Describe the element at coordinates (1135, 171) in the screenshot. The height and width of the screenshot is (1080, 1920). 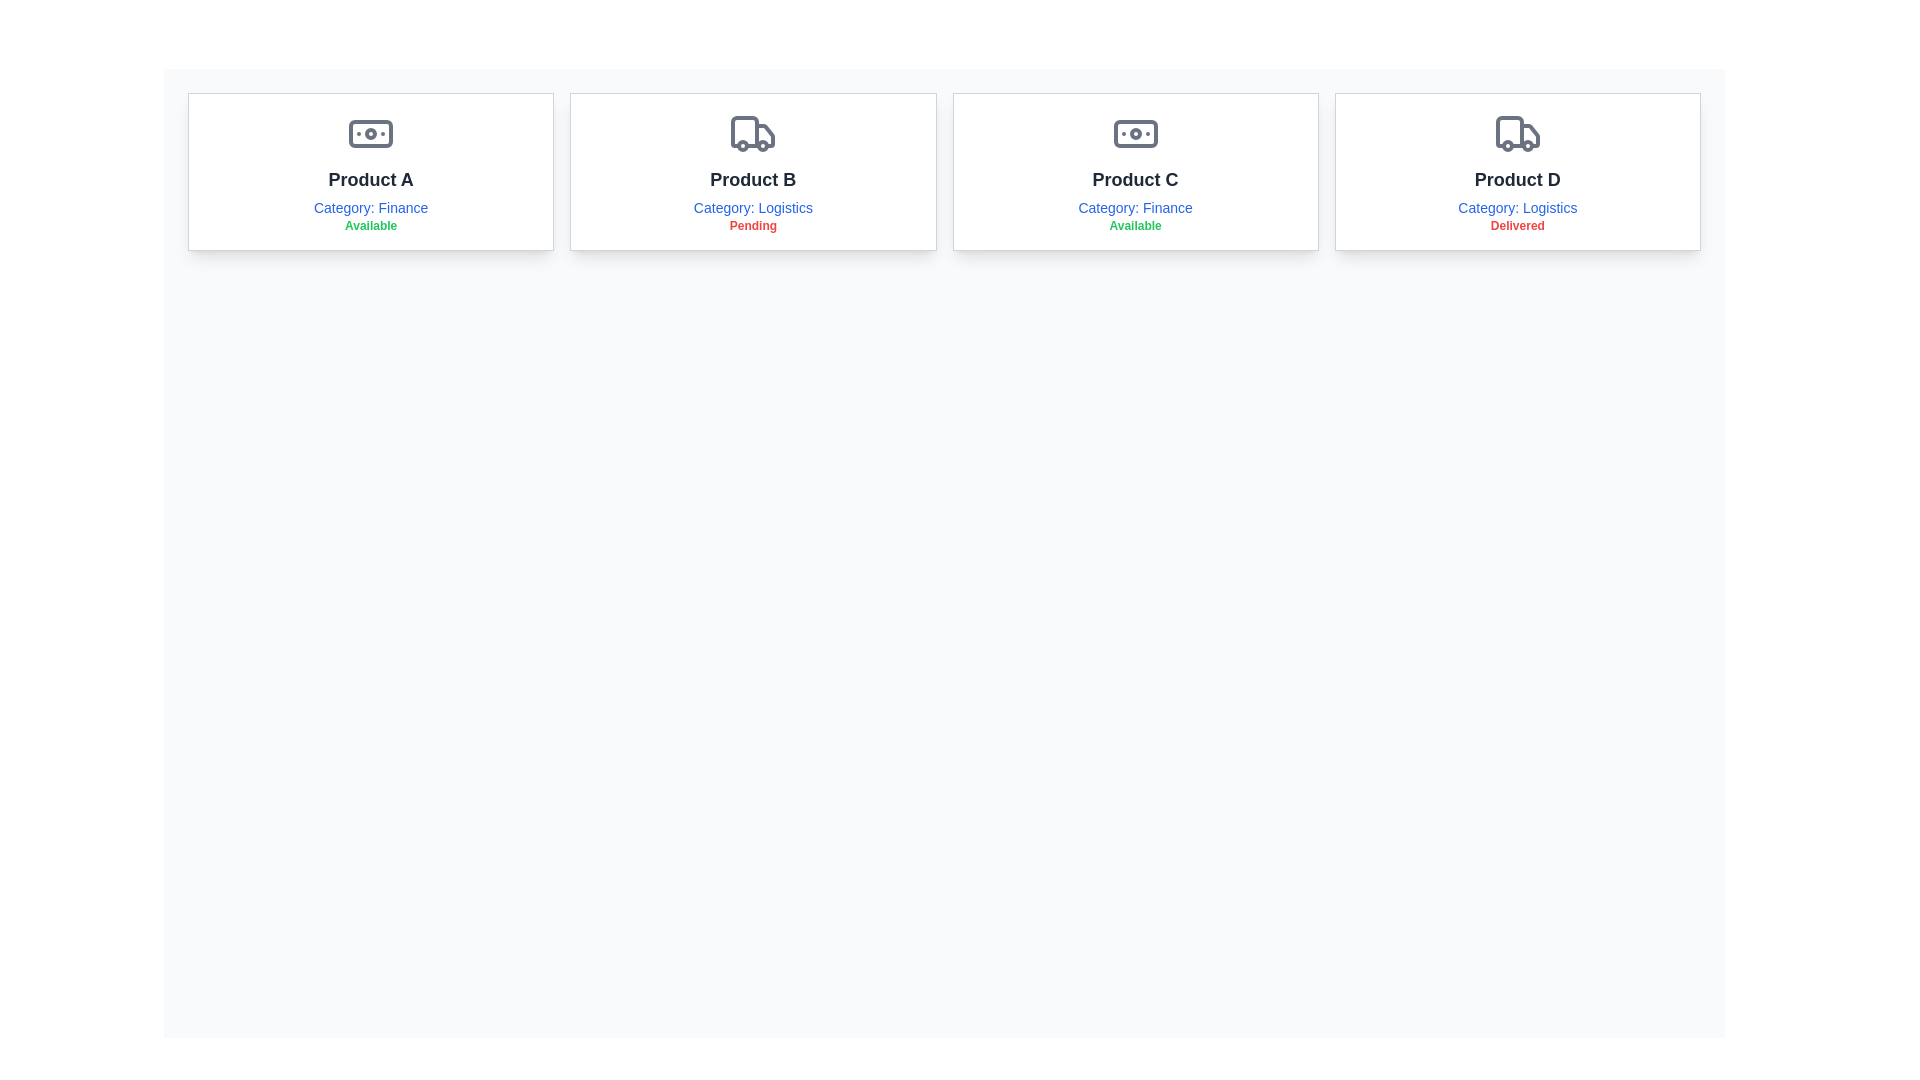
I see `to focus or select the 'Product C' card in the Finance category, which is the third card in a horizontal grid of four, marked as 'Available'` at that location.